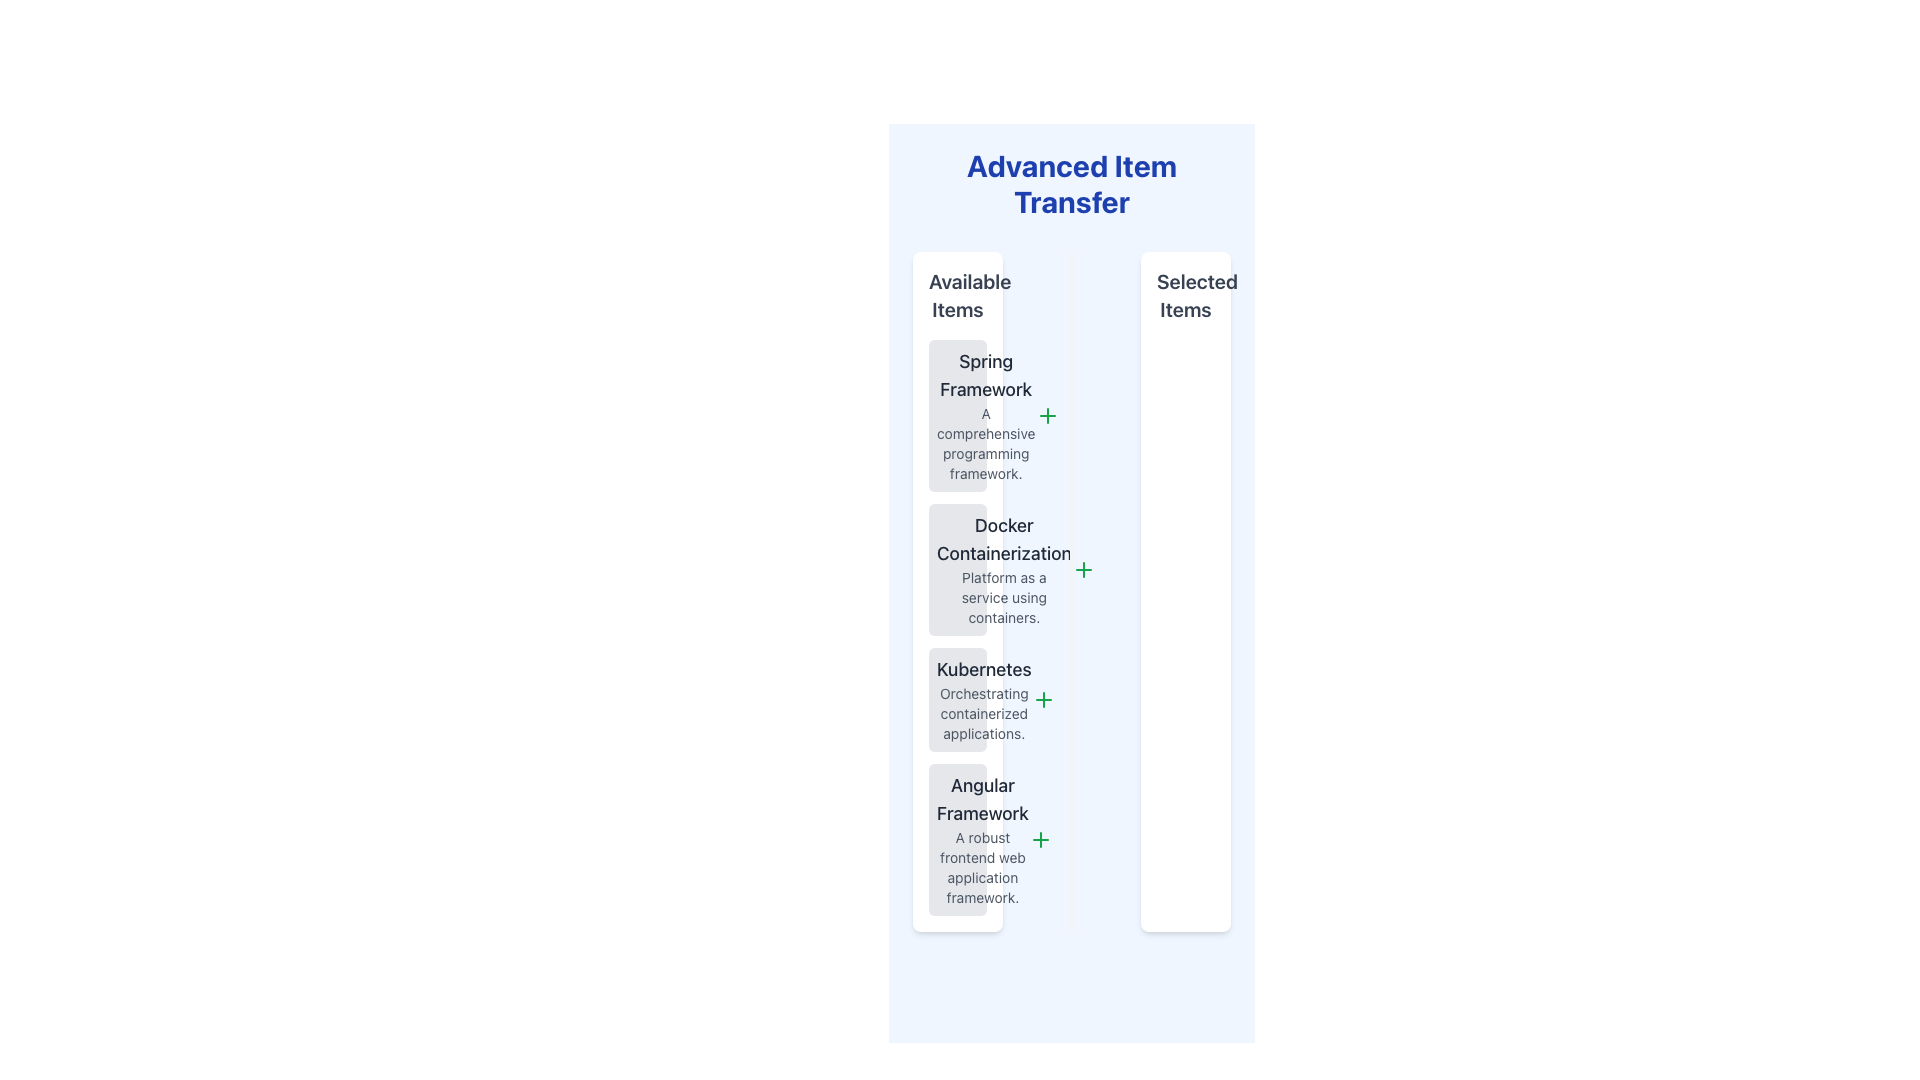 The height and width of the screenshot is (1080, 1920). I want to click on the text label displaying 'Kubernetes' which is styled in a bold font and positioned at the top of the 'Available Items' section, so click(984, 670).